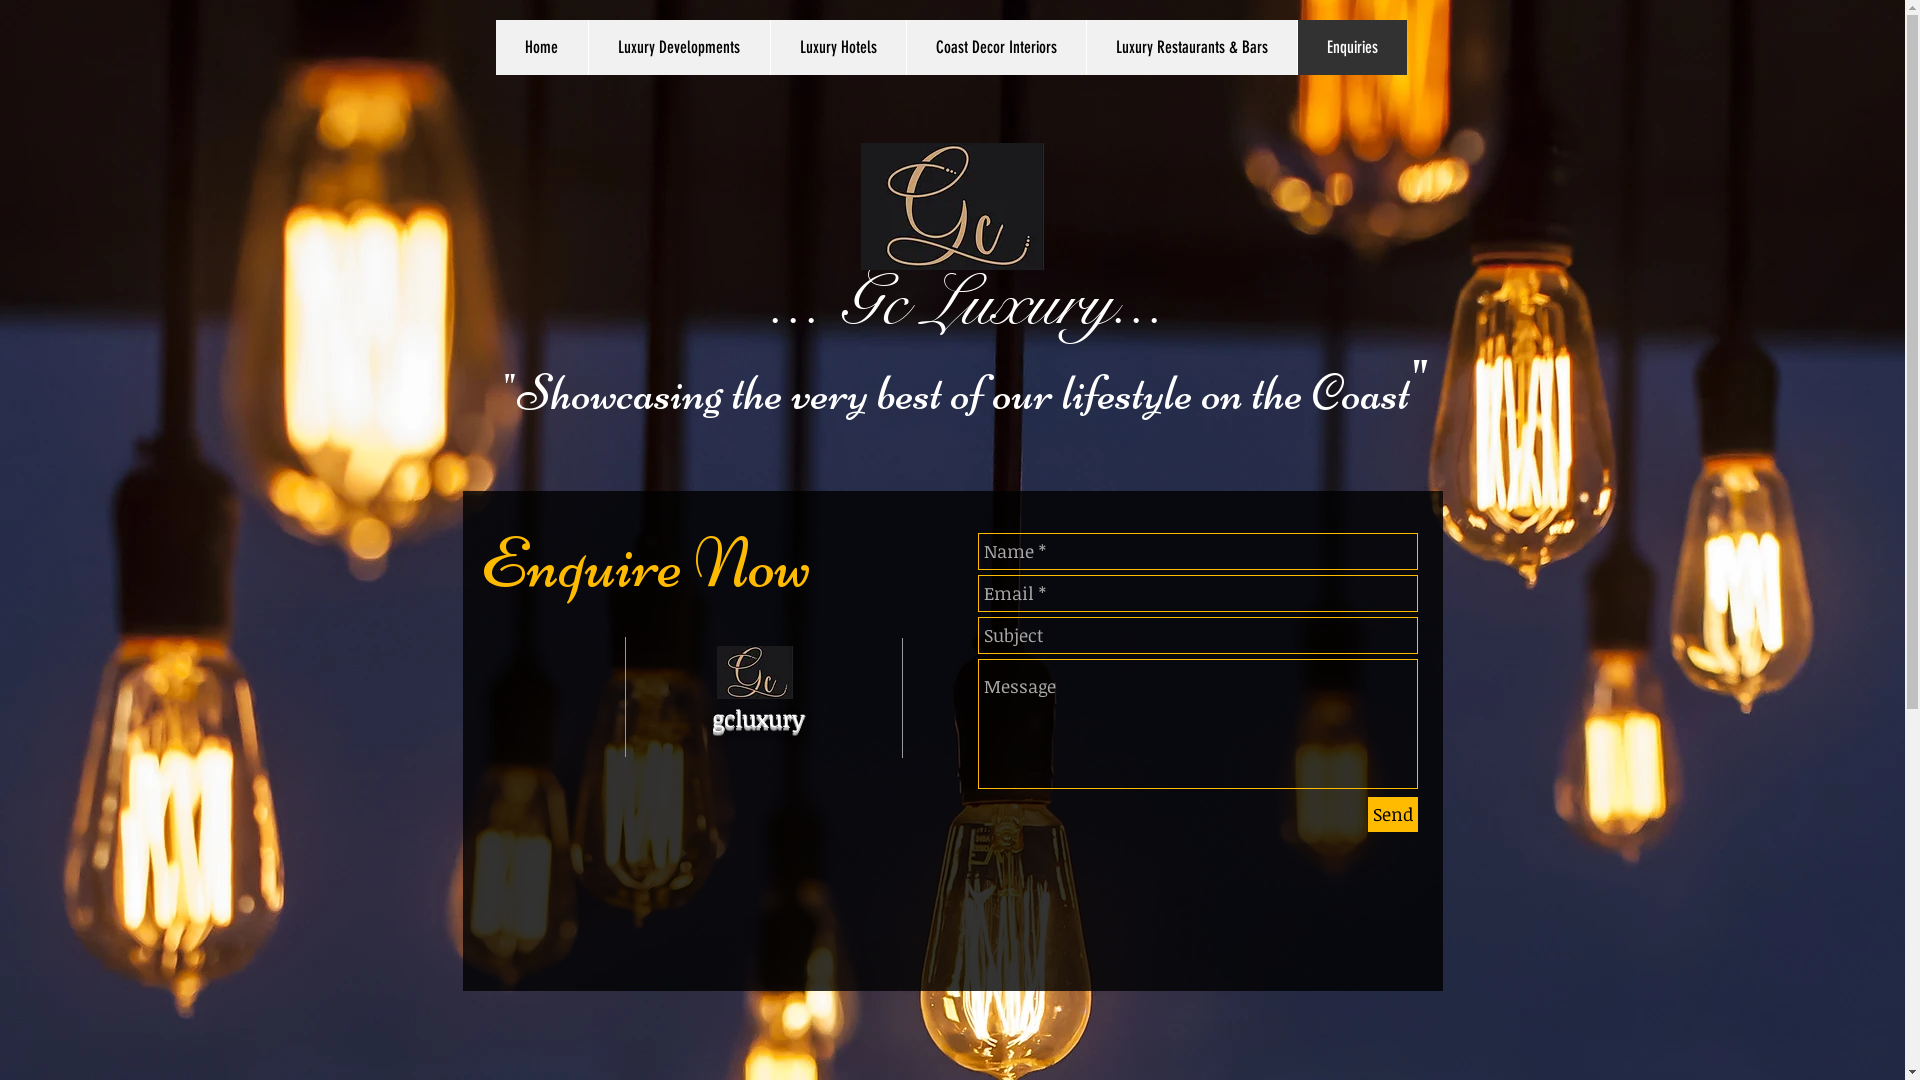 Image resolution: width=1920 pixels, height=1080 pixels. Describe the element at coordinates (1391, 814) in the screenshot. I see `'Send'` at that location.